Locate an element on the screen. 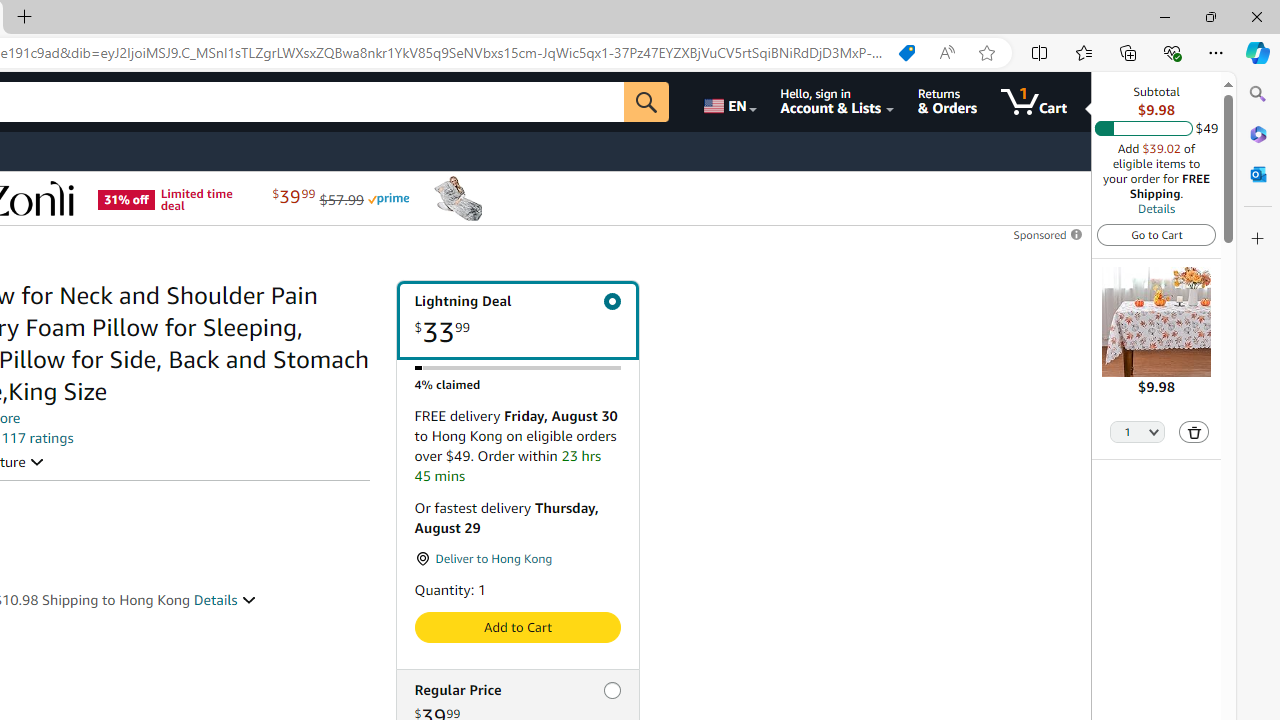 Image resolution: width=1280 pixels, height=720 pixels. 'Details' is located at coordinates (1156, 208).